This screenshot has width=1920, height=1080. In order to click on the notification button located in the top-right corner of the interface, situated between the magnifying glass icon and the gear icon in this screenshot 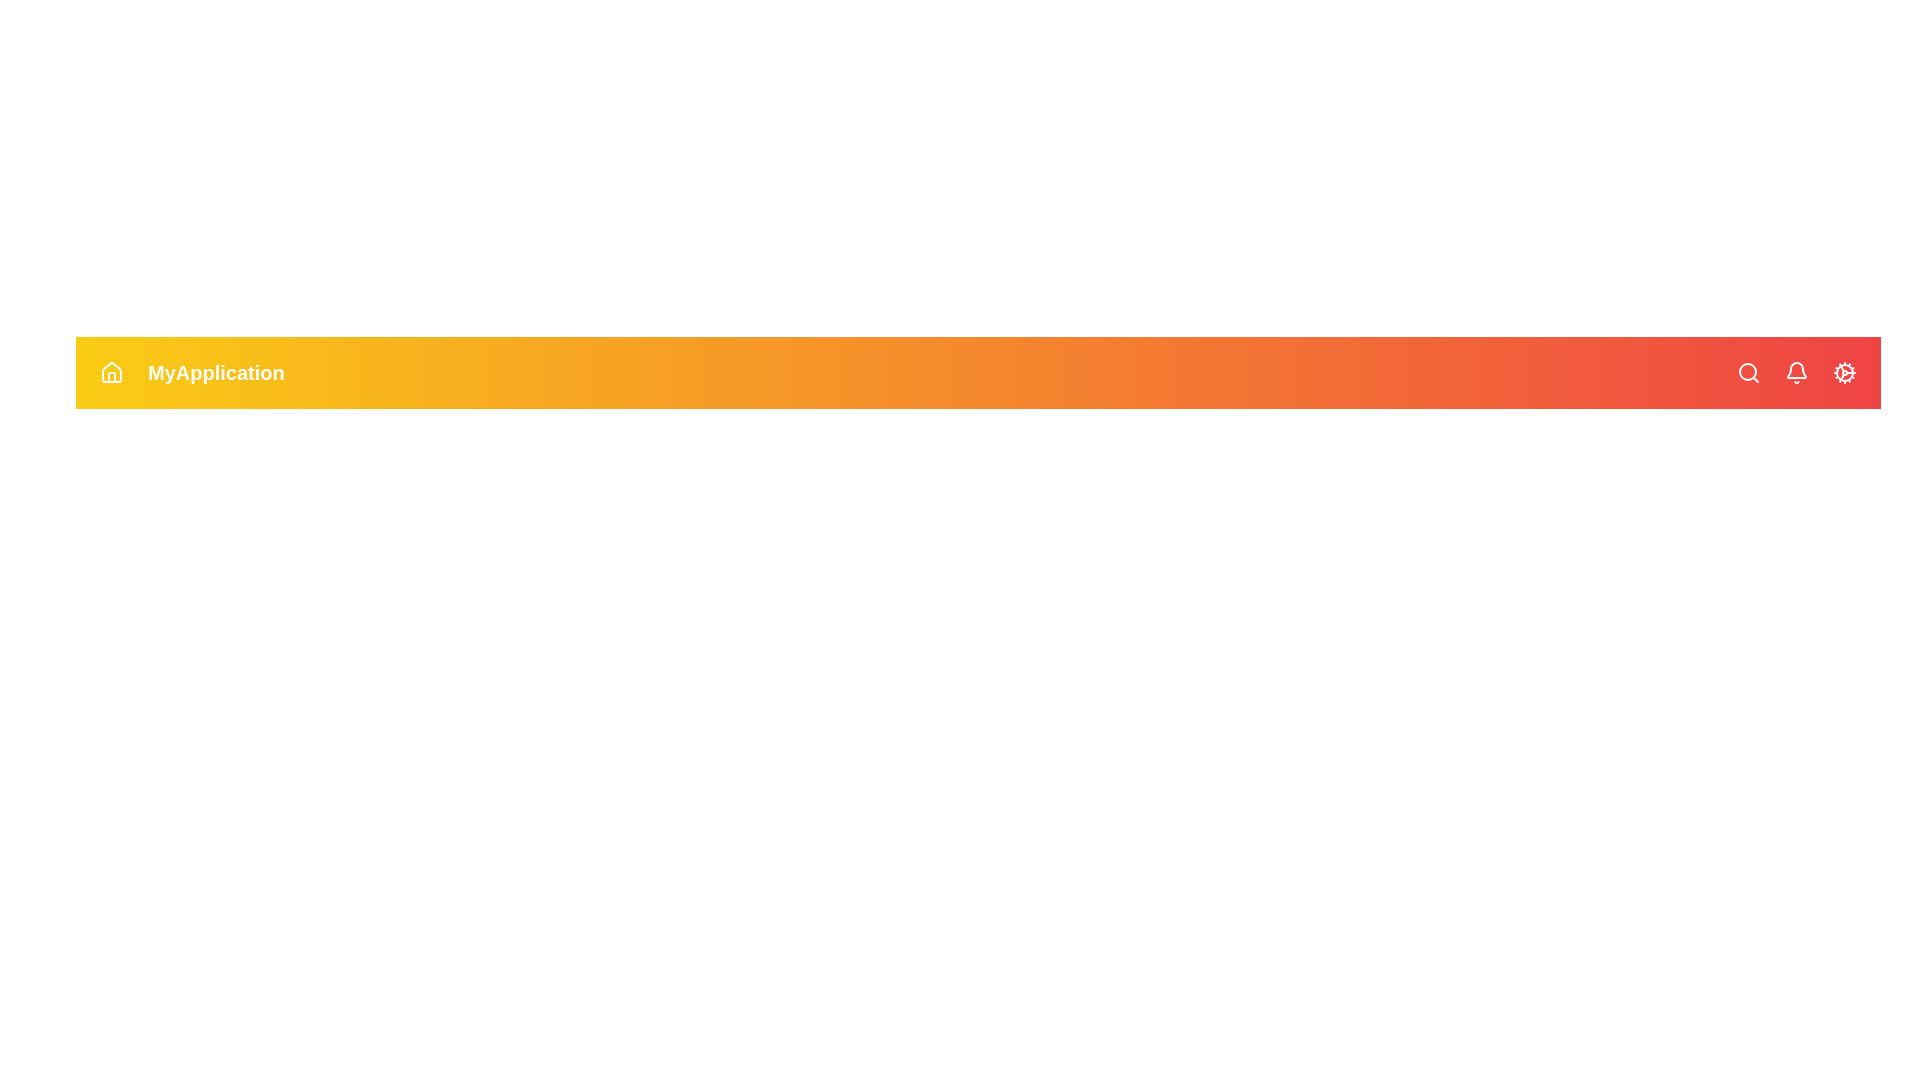, I will do `click(1796, 373)`.